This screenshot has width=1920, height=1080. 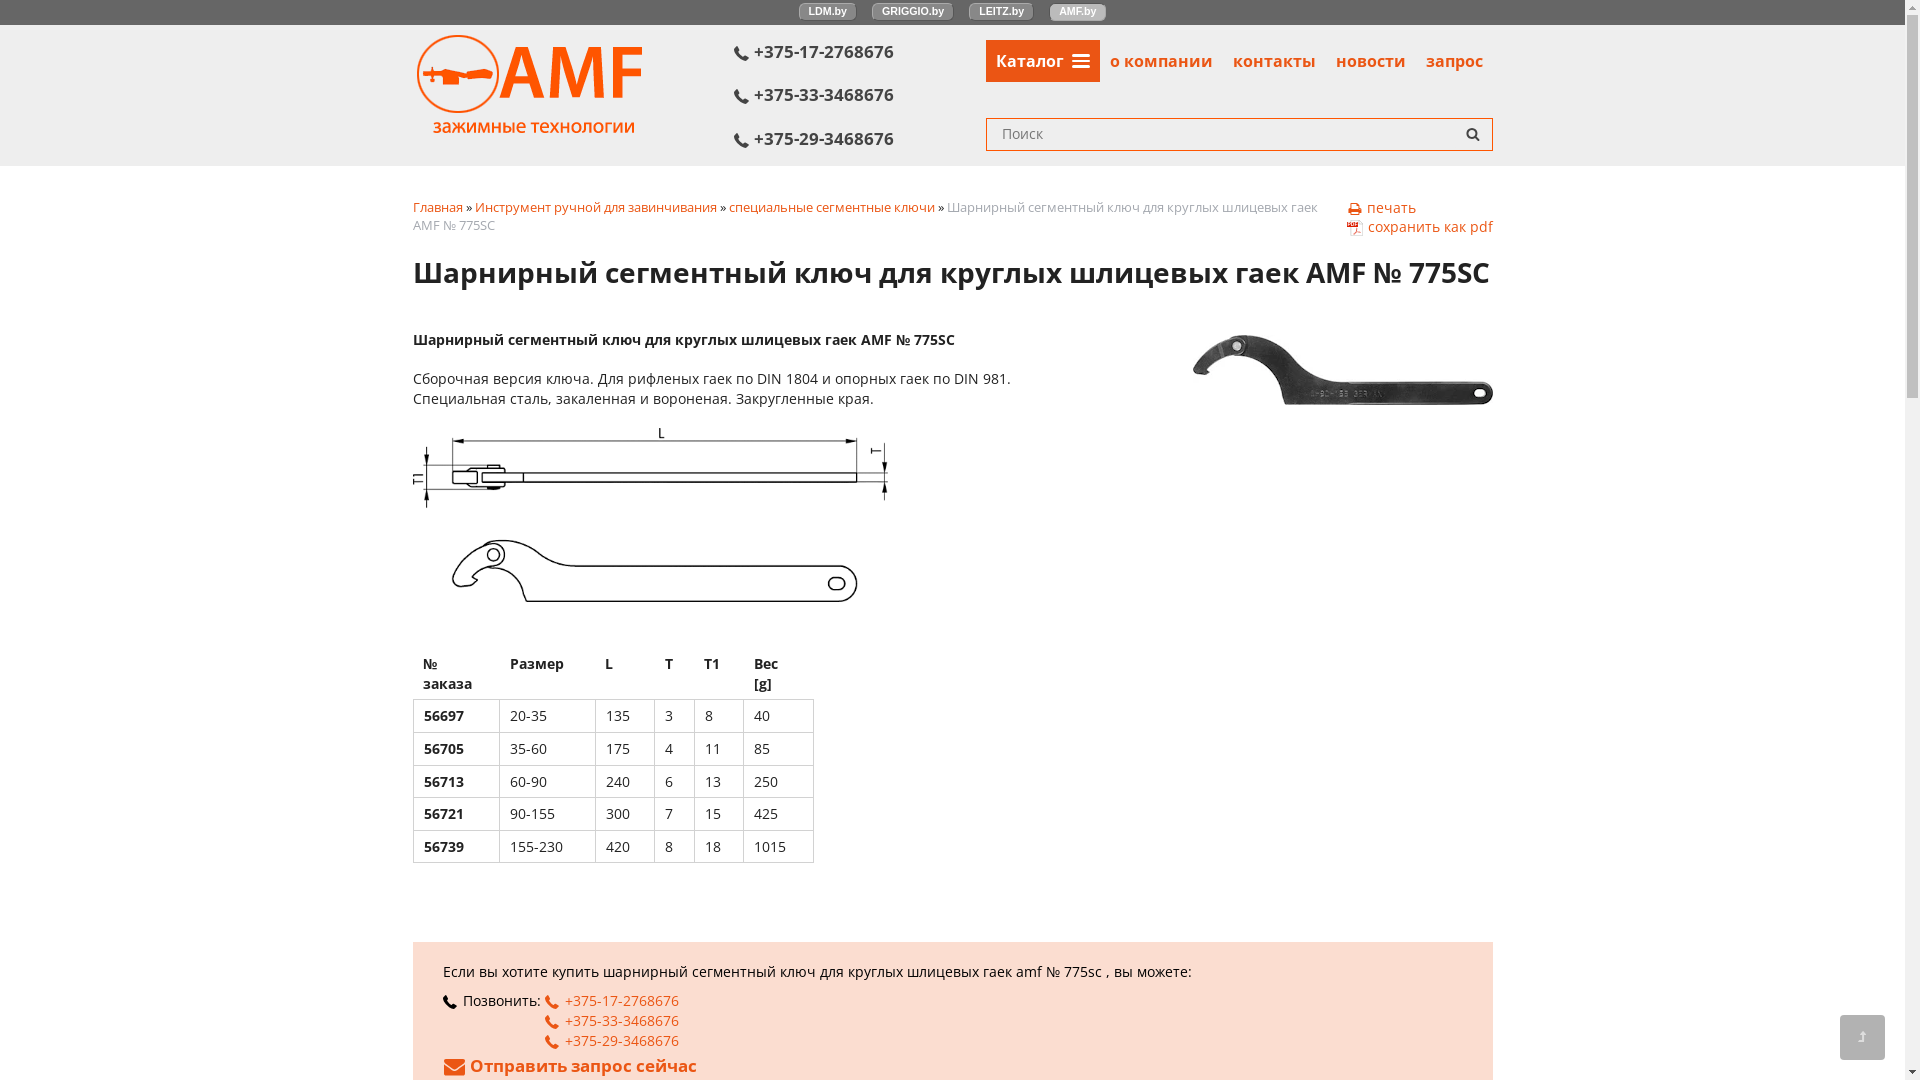 I want to click on '+375-29-3468676', so click(x=609, y=1039).